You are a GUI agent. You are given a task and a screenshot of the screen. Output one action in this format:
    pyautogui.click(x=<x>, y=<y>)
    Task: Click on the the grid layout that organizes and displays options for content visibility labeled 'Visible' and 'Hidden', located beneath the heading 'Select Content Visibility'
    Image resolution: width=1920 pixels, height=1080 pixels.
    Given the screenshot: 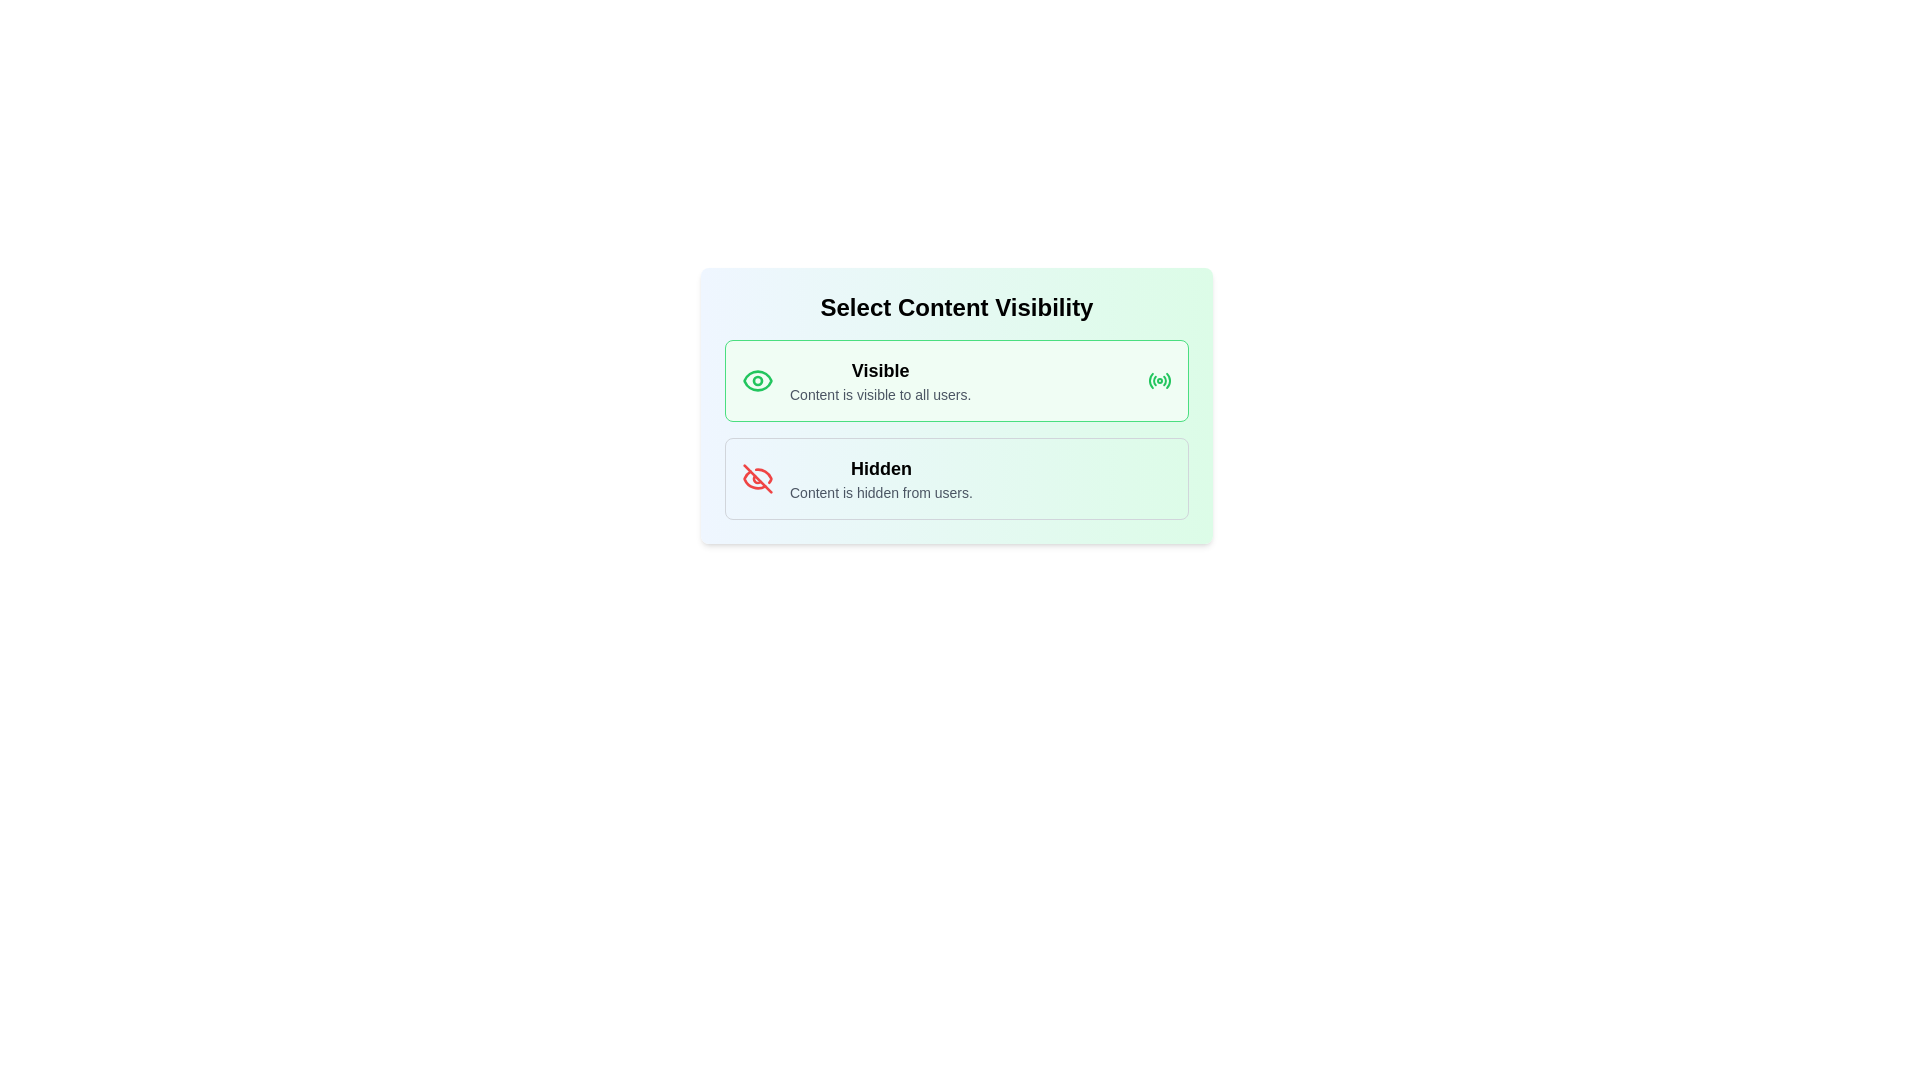 What is the action you would take?
    pyautogui.click(x=955, y=428)
    